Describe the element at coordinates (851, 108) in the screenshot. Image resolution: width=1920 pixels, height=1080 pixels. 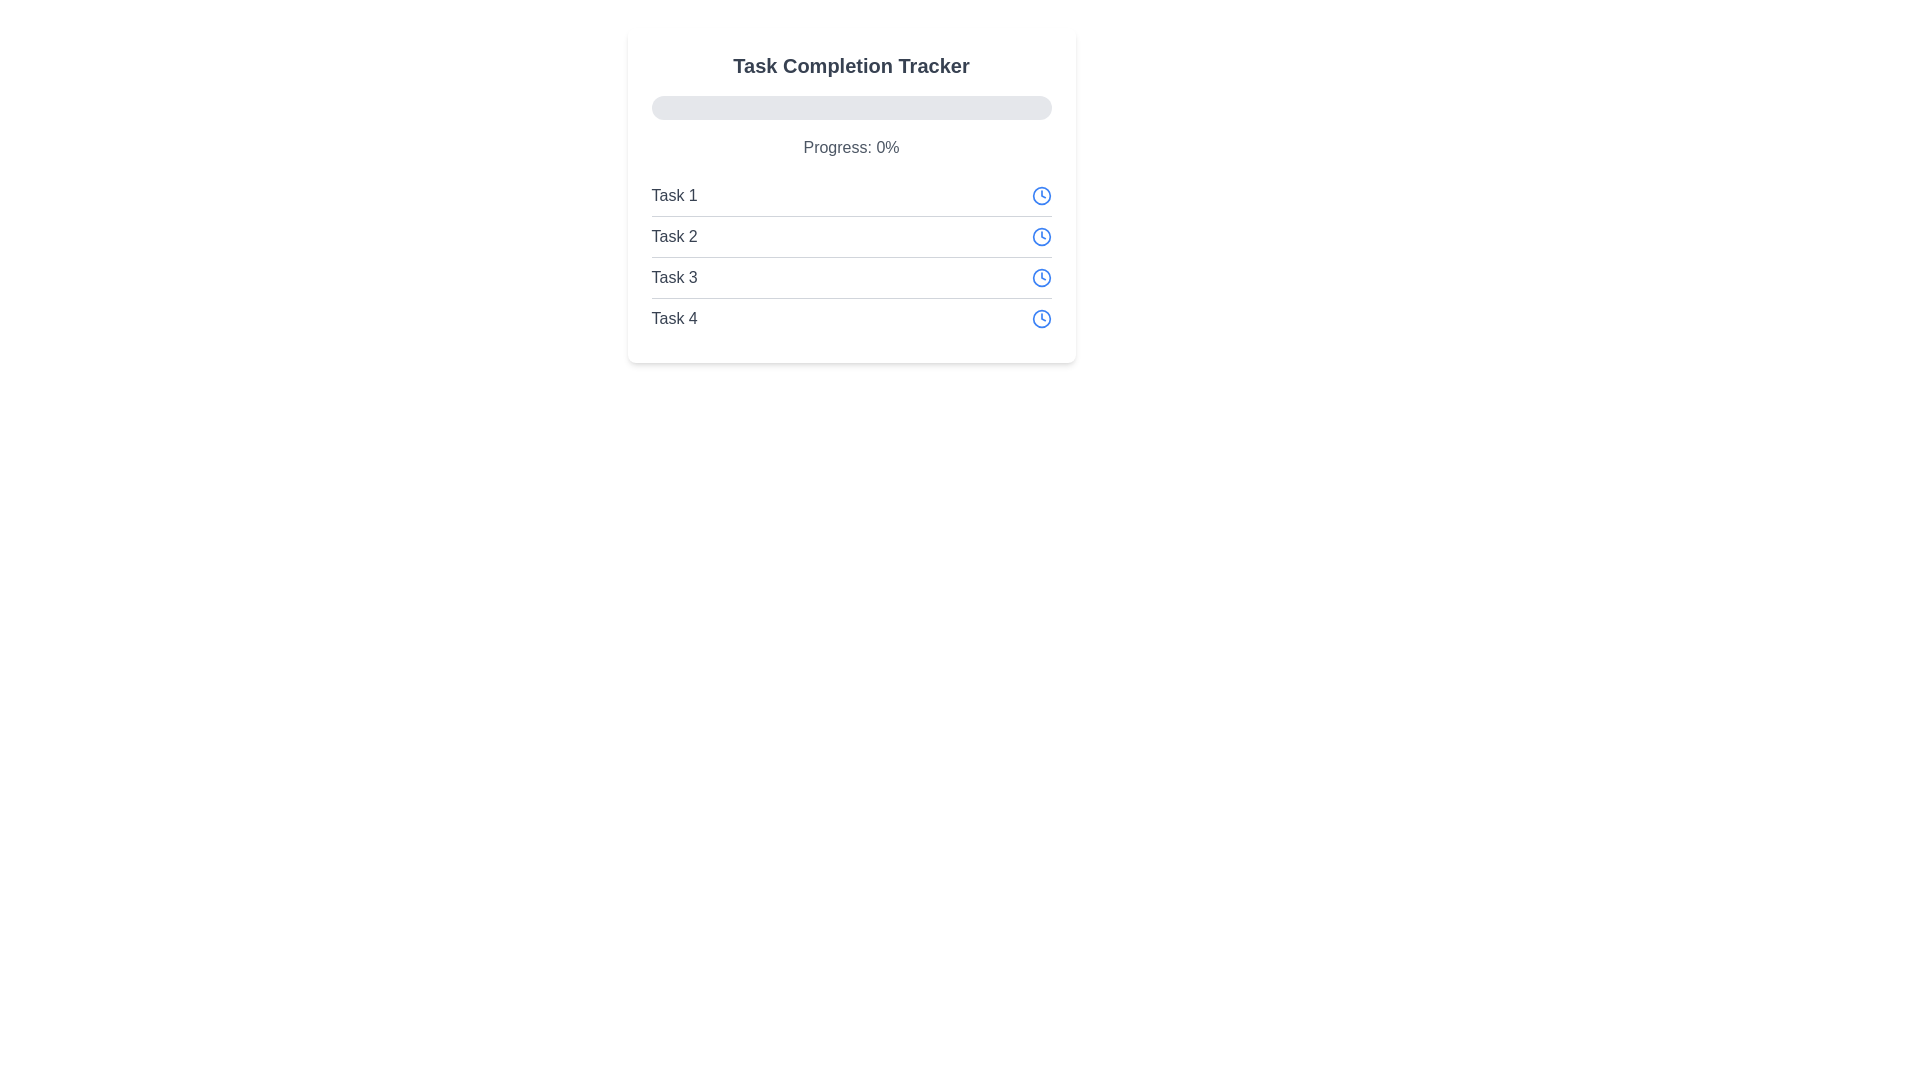
I see `the progress bar located beneath 'Task Completion Tracker' and above 'Progress: 0%'` at that location.